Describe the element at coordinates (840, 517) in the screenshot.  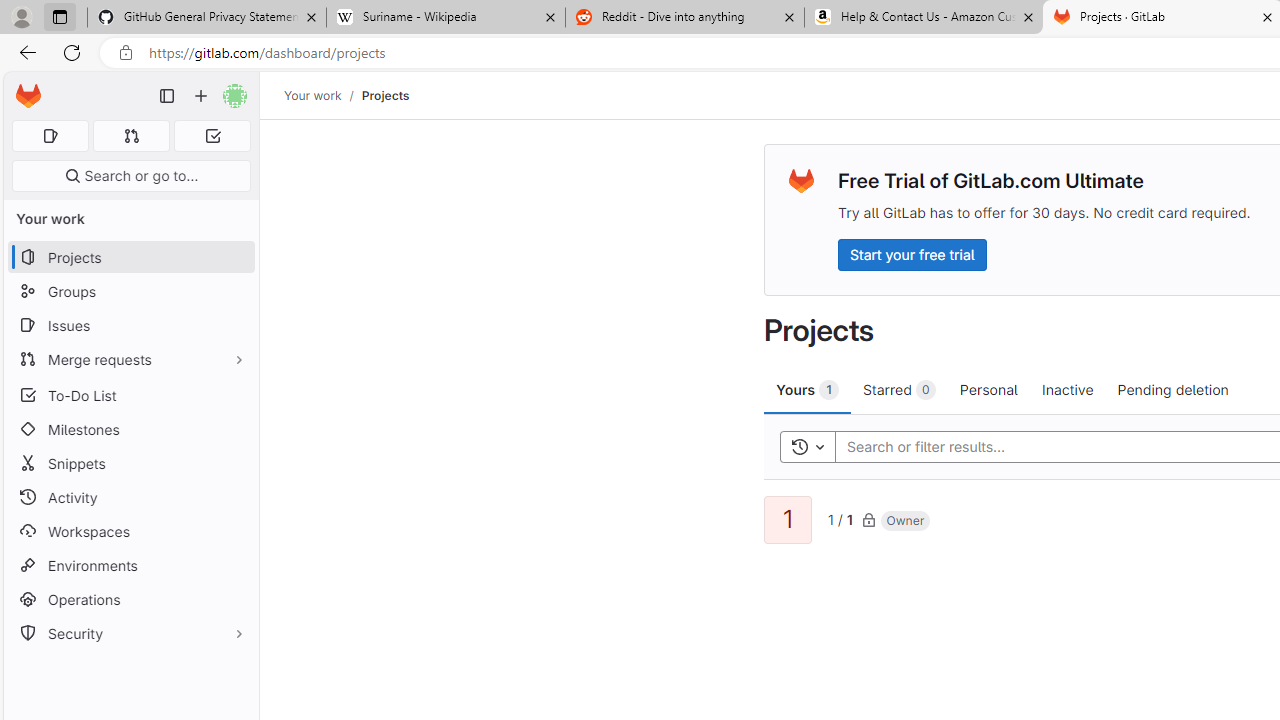
I see `'1 / 1'` at that location.